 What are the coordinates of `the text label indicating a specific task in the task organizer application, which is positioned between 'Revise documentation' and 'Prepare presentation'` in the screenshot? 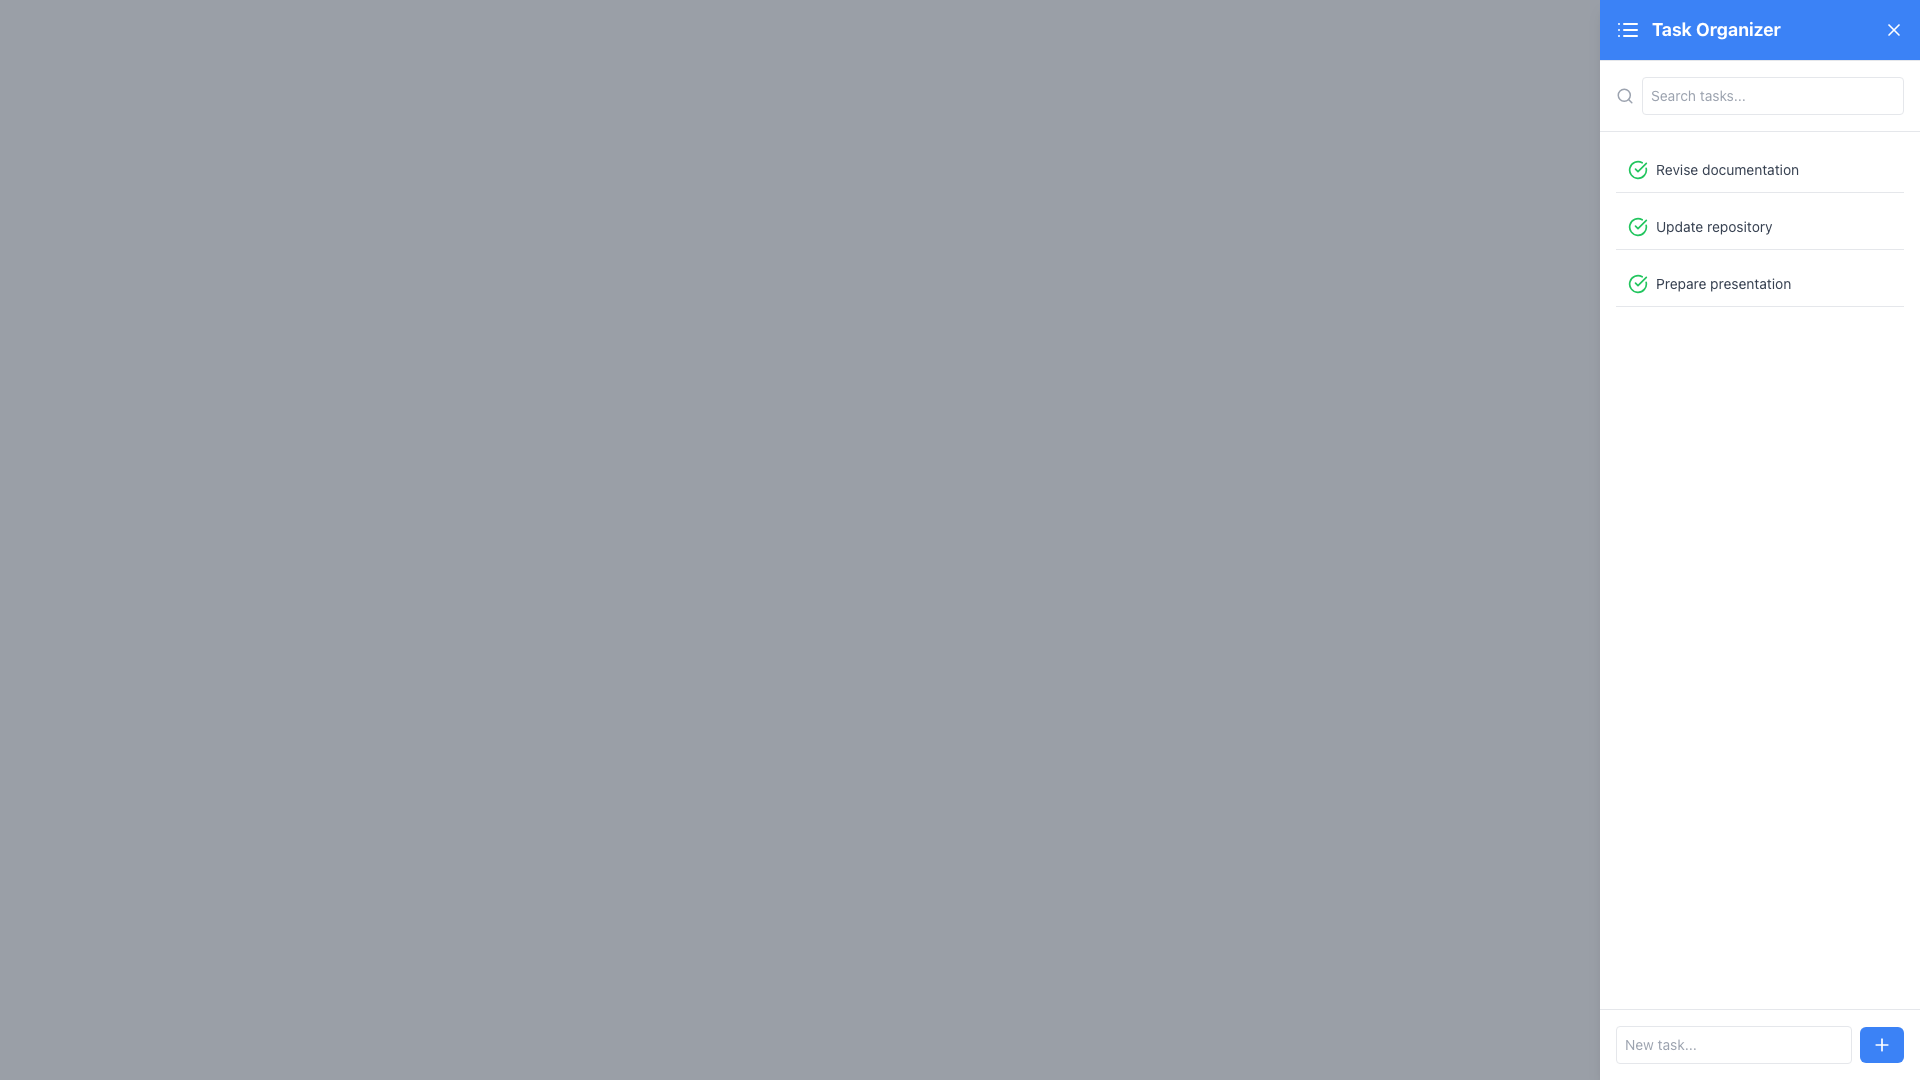 It's located at (1713, 226).